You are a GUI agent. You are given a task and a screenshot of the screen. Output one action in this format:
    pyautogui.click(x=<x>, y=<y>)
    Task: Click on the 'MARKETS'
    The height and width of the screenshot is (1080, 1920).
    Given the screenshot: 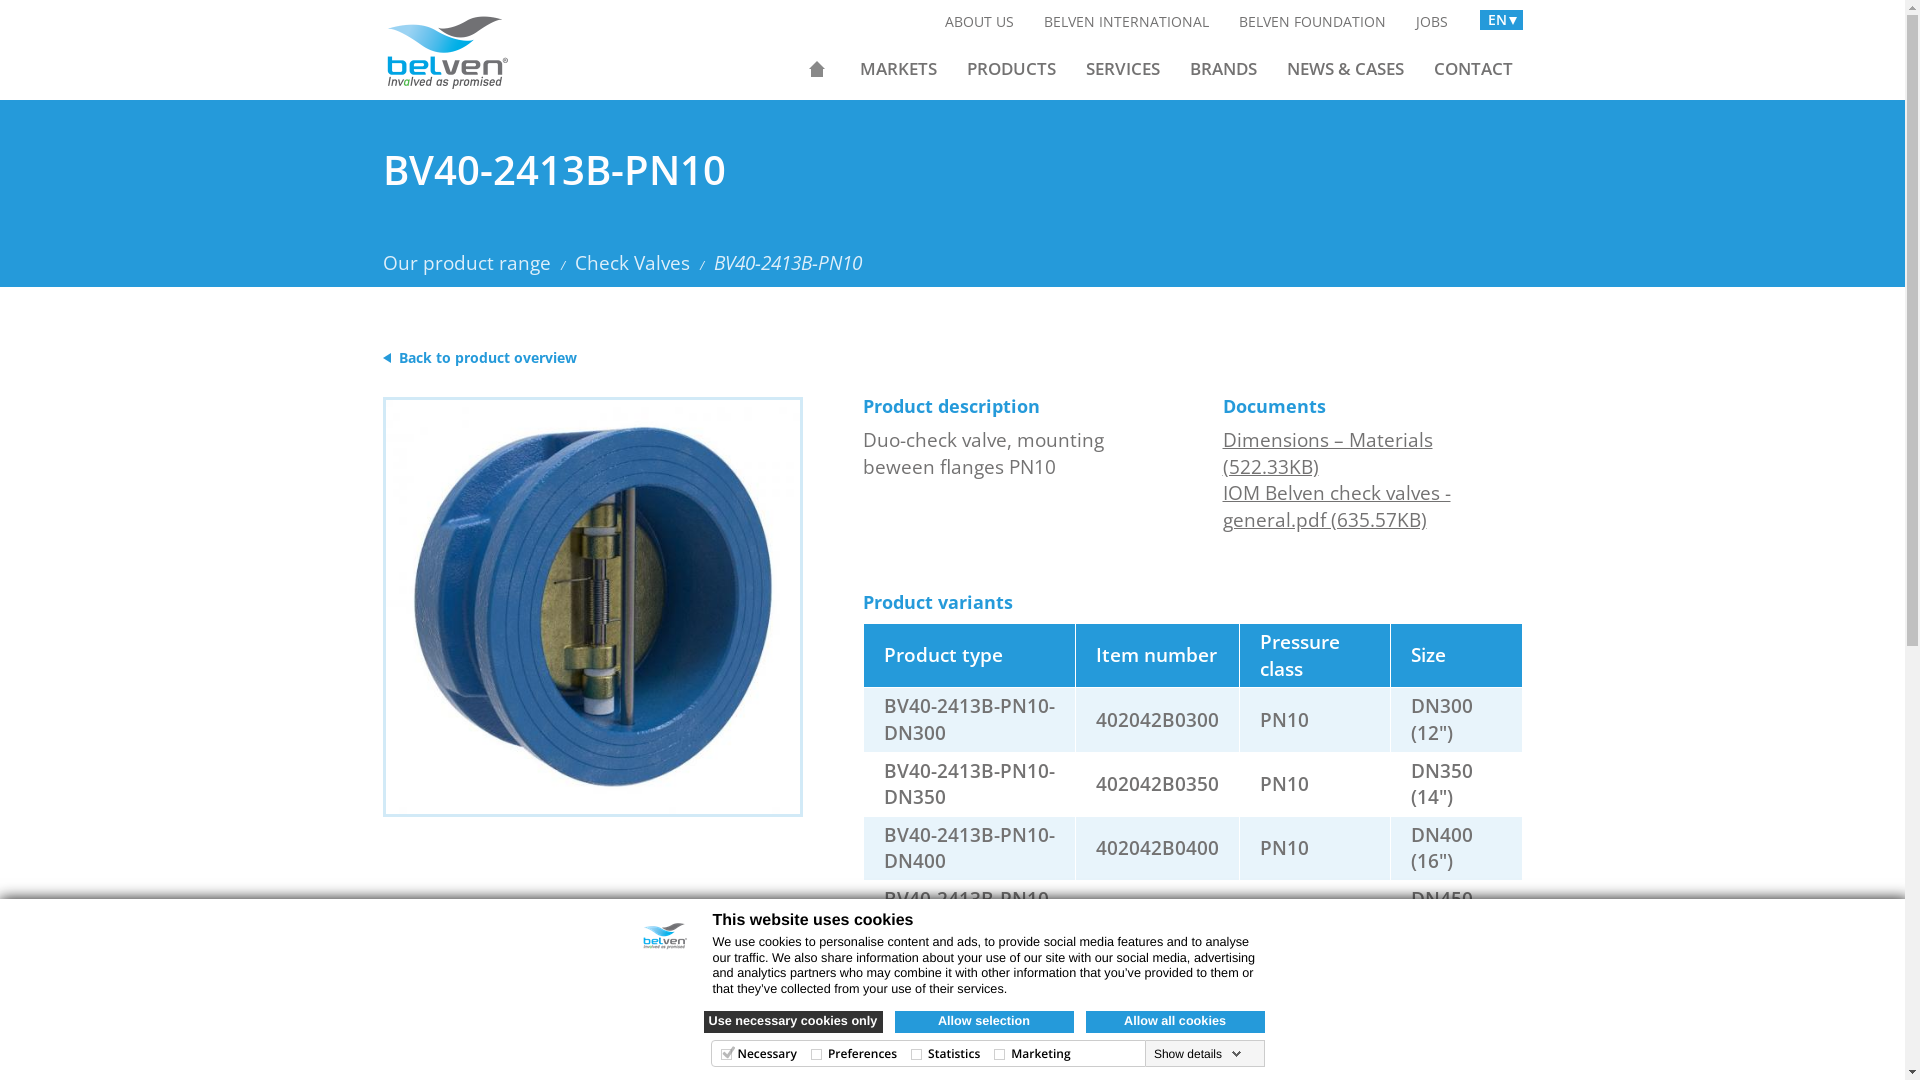 What is the action you would take?
    pyautogui.click(x=897, y=67)
    